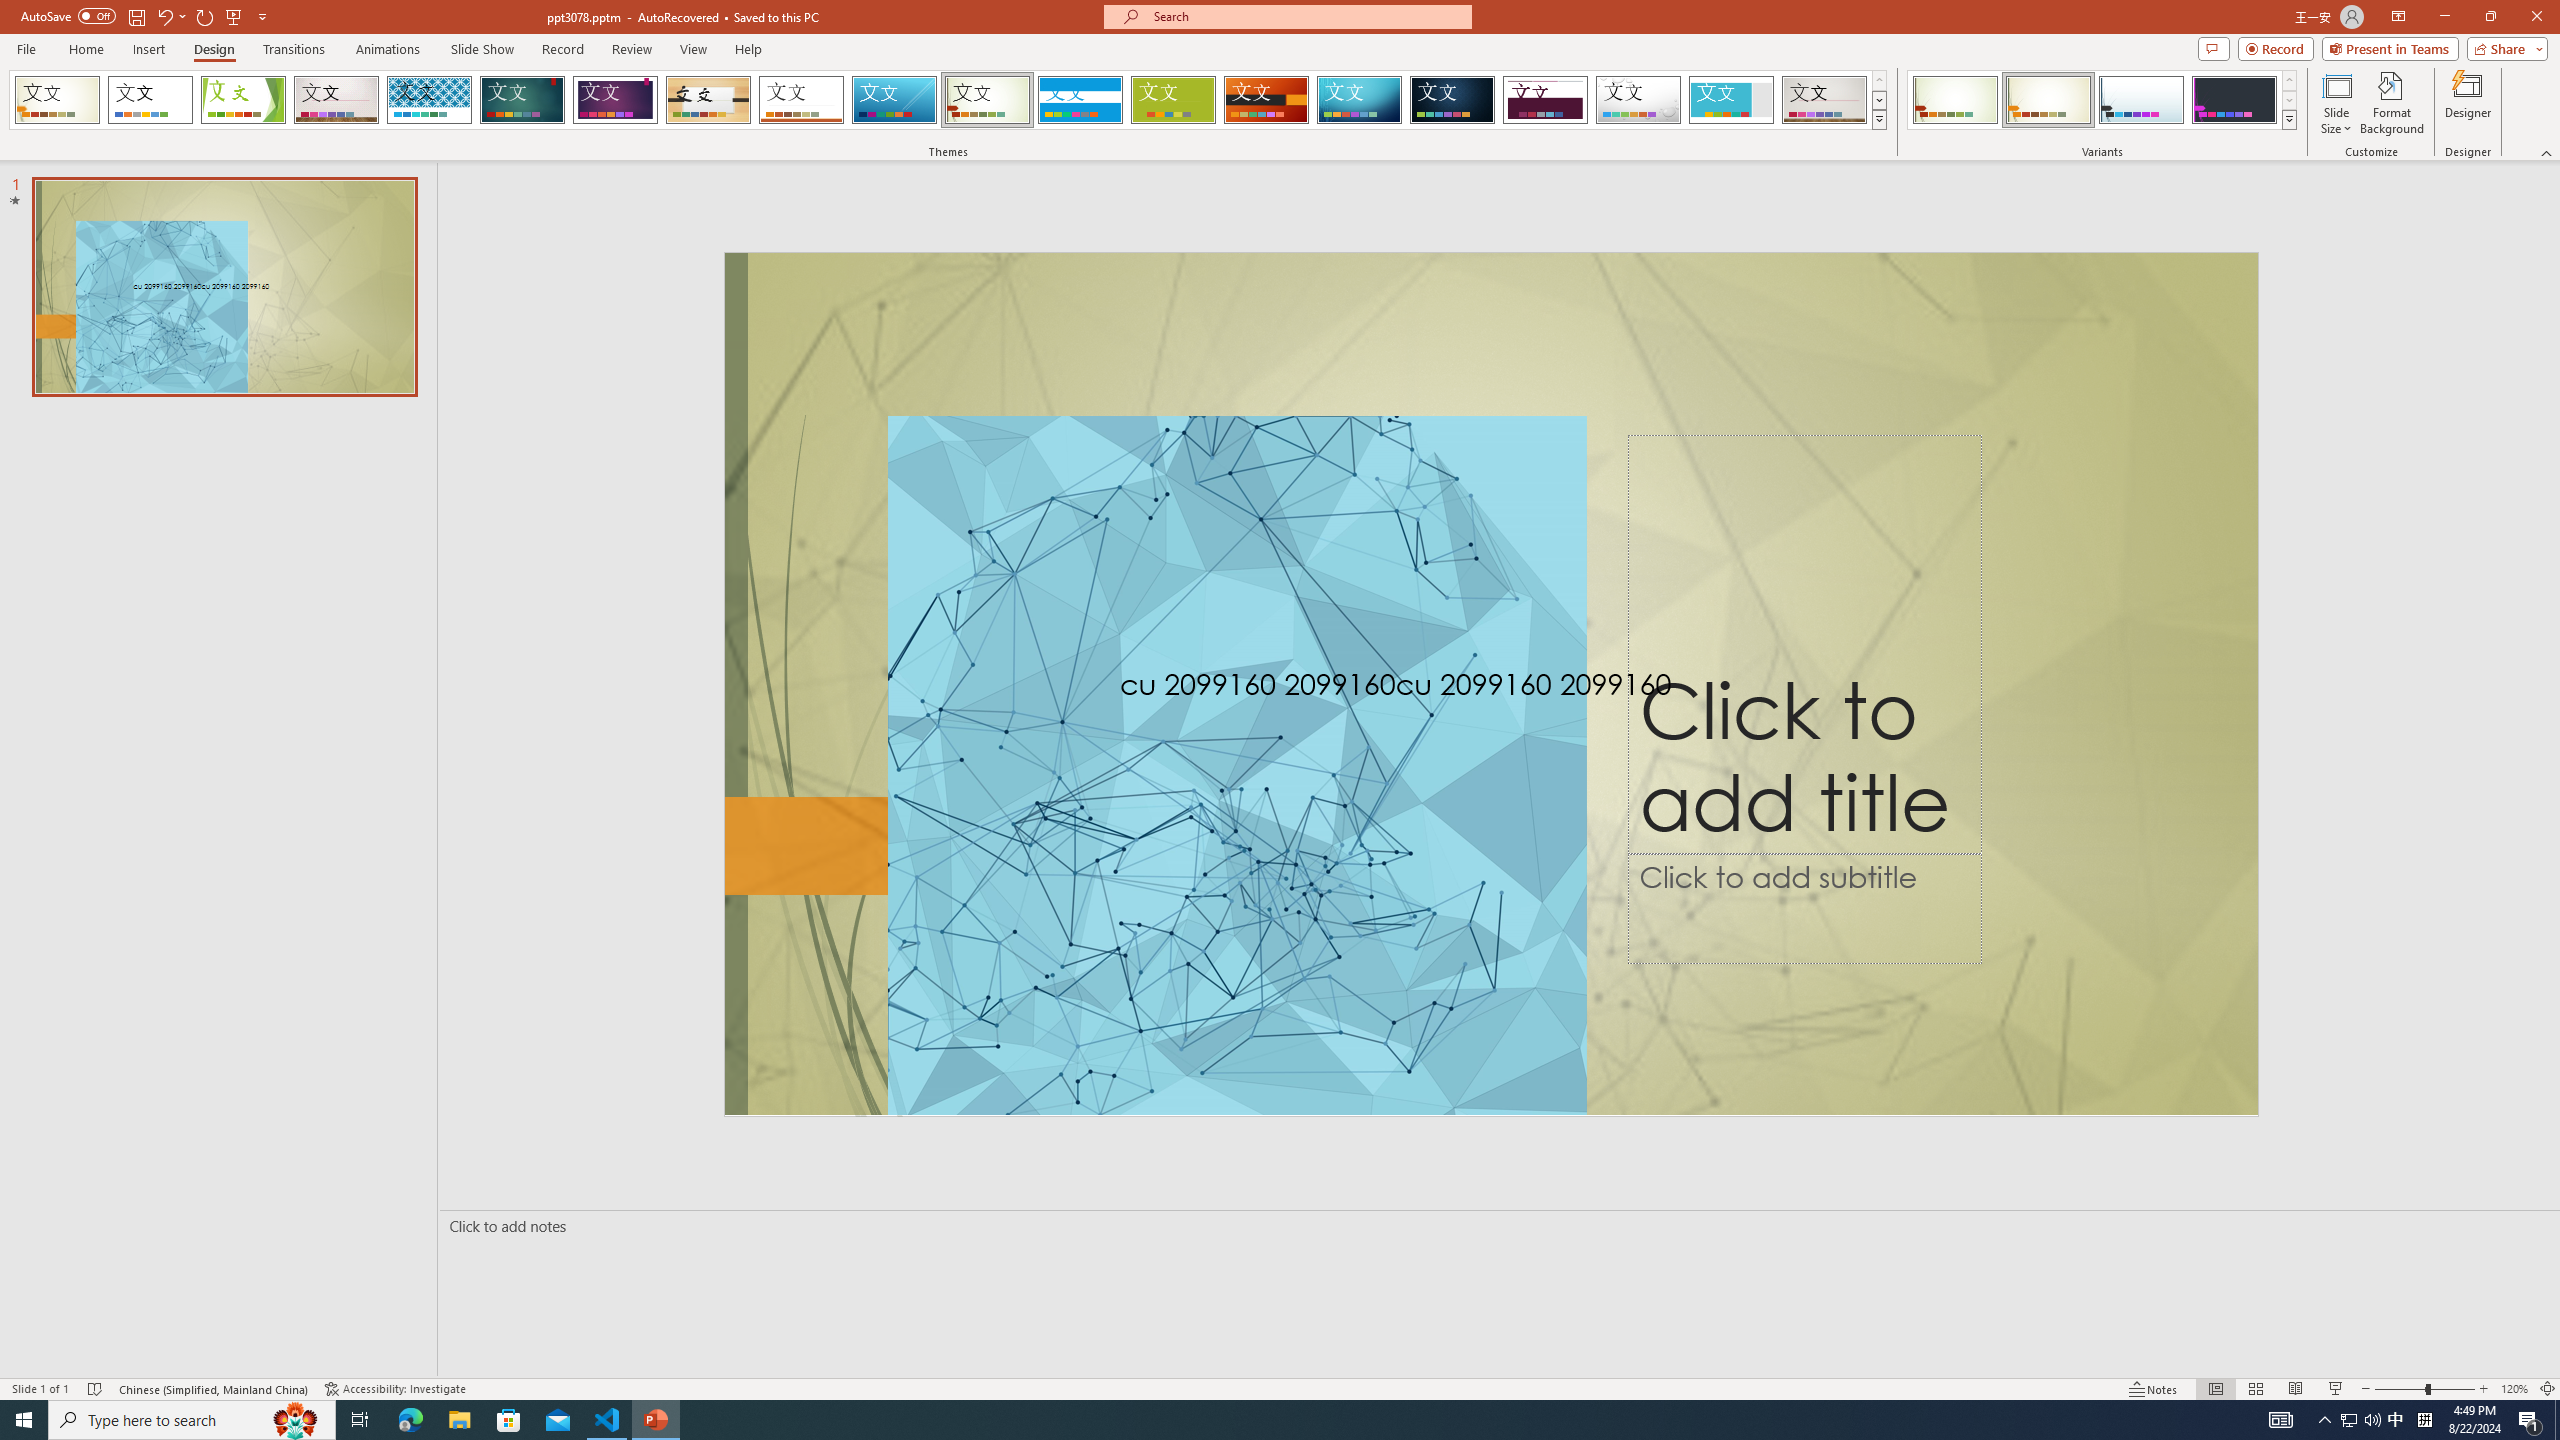 The width and height of the screenshot is (2560, 1440). What do you see at coordinates (1080, 99) in the screenshot?
I see `'Banded Loading Preview...'` at bounding box center [1080, 99].